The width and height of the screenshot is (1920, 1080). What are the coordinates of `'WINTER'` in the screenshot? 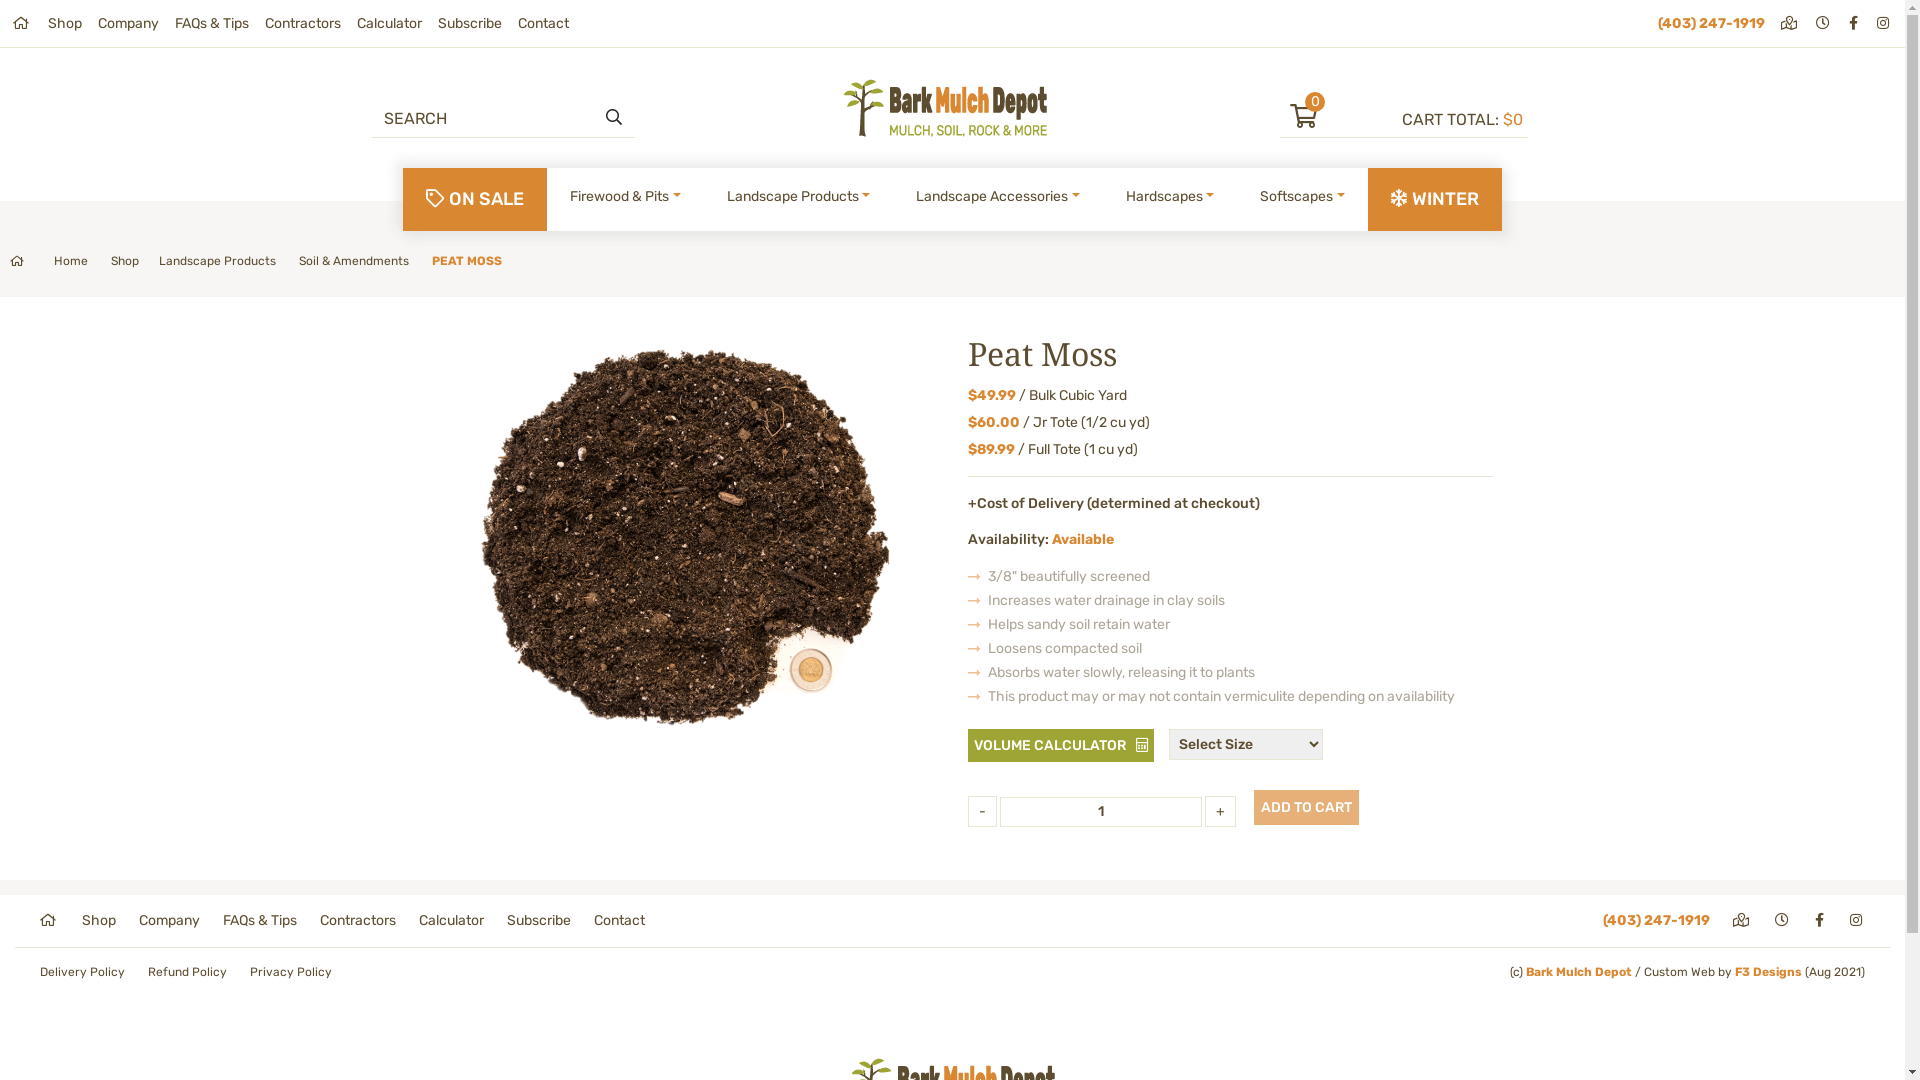 It's located at (1434, 199).